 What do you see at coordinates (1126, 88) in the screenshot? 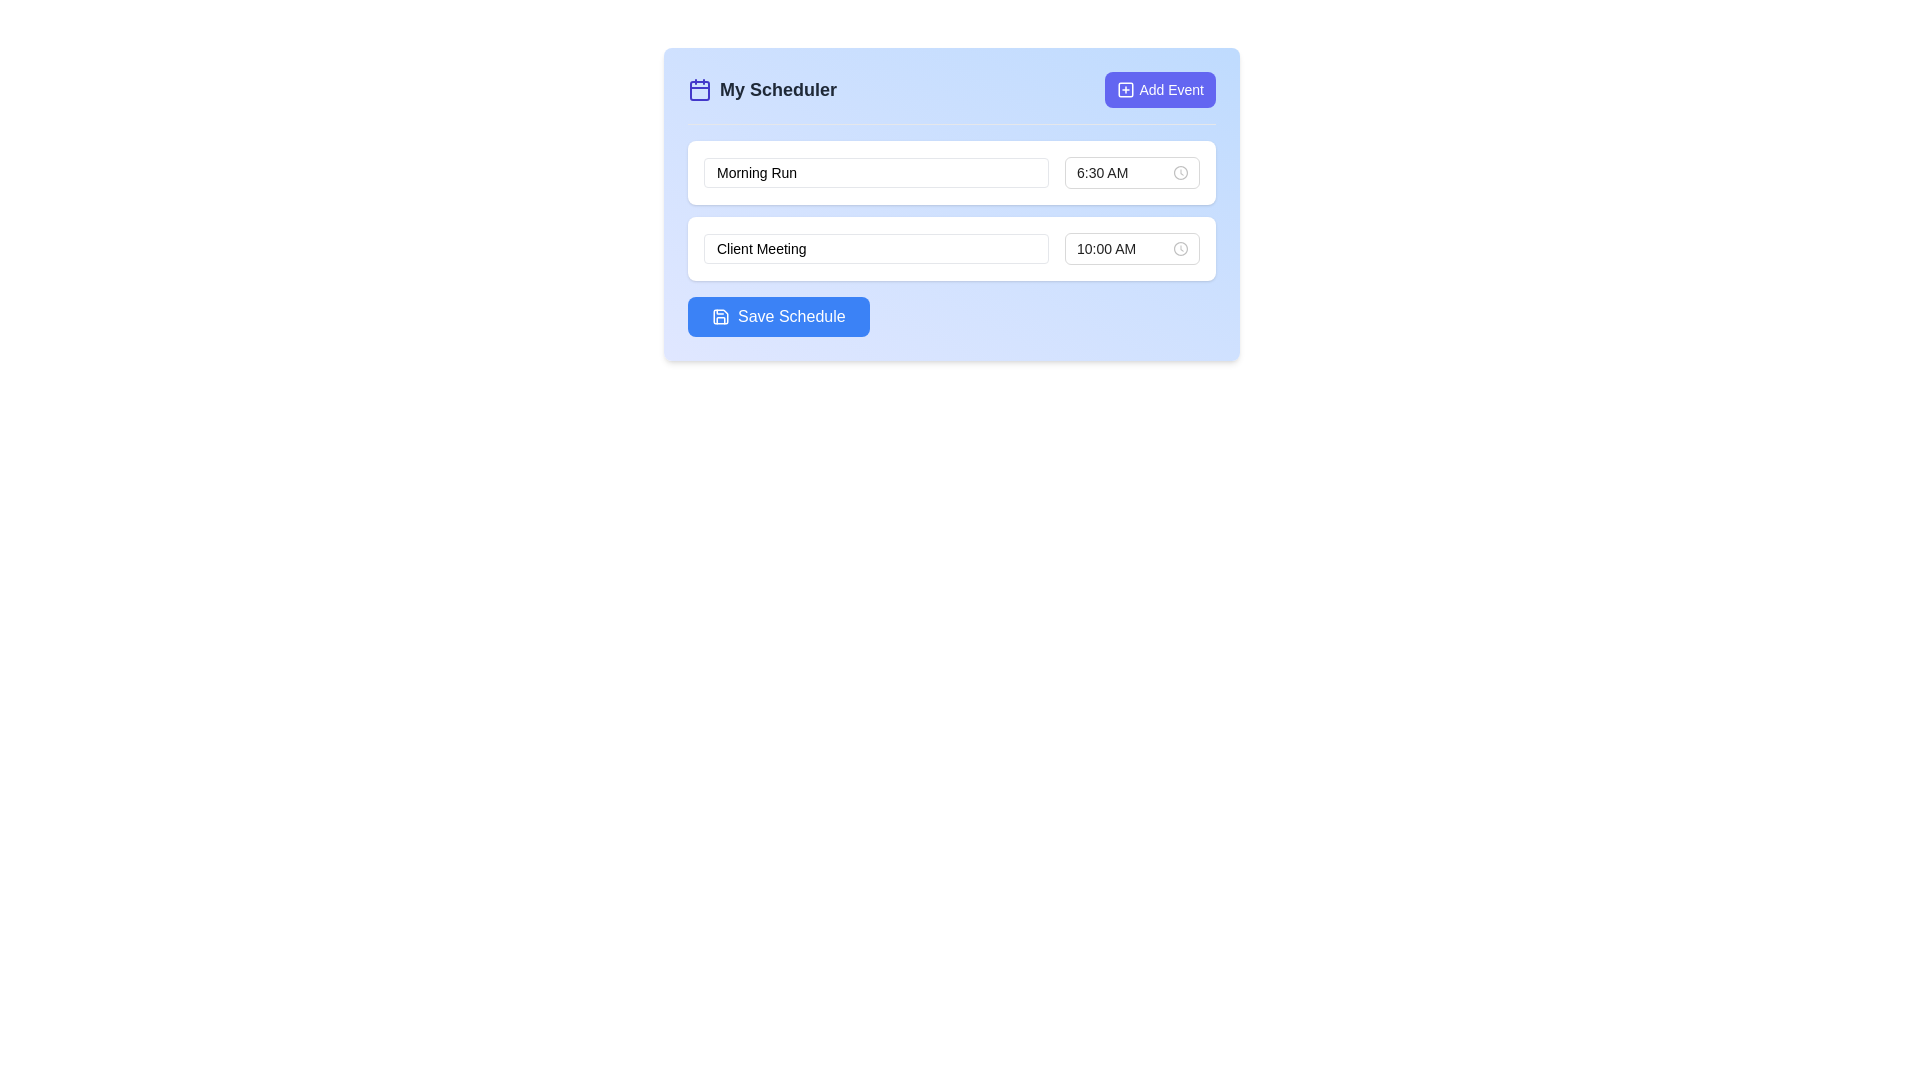
I see `the small icon resembling a square with a plus sign centered within it, which is part of the 'Add Event' button located in the top-right corner of the card` at bounding box center [1126, 88].